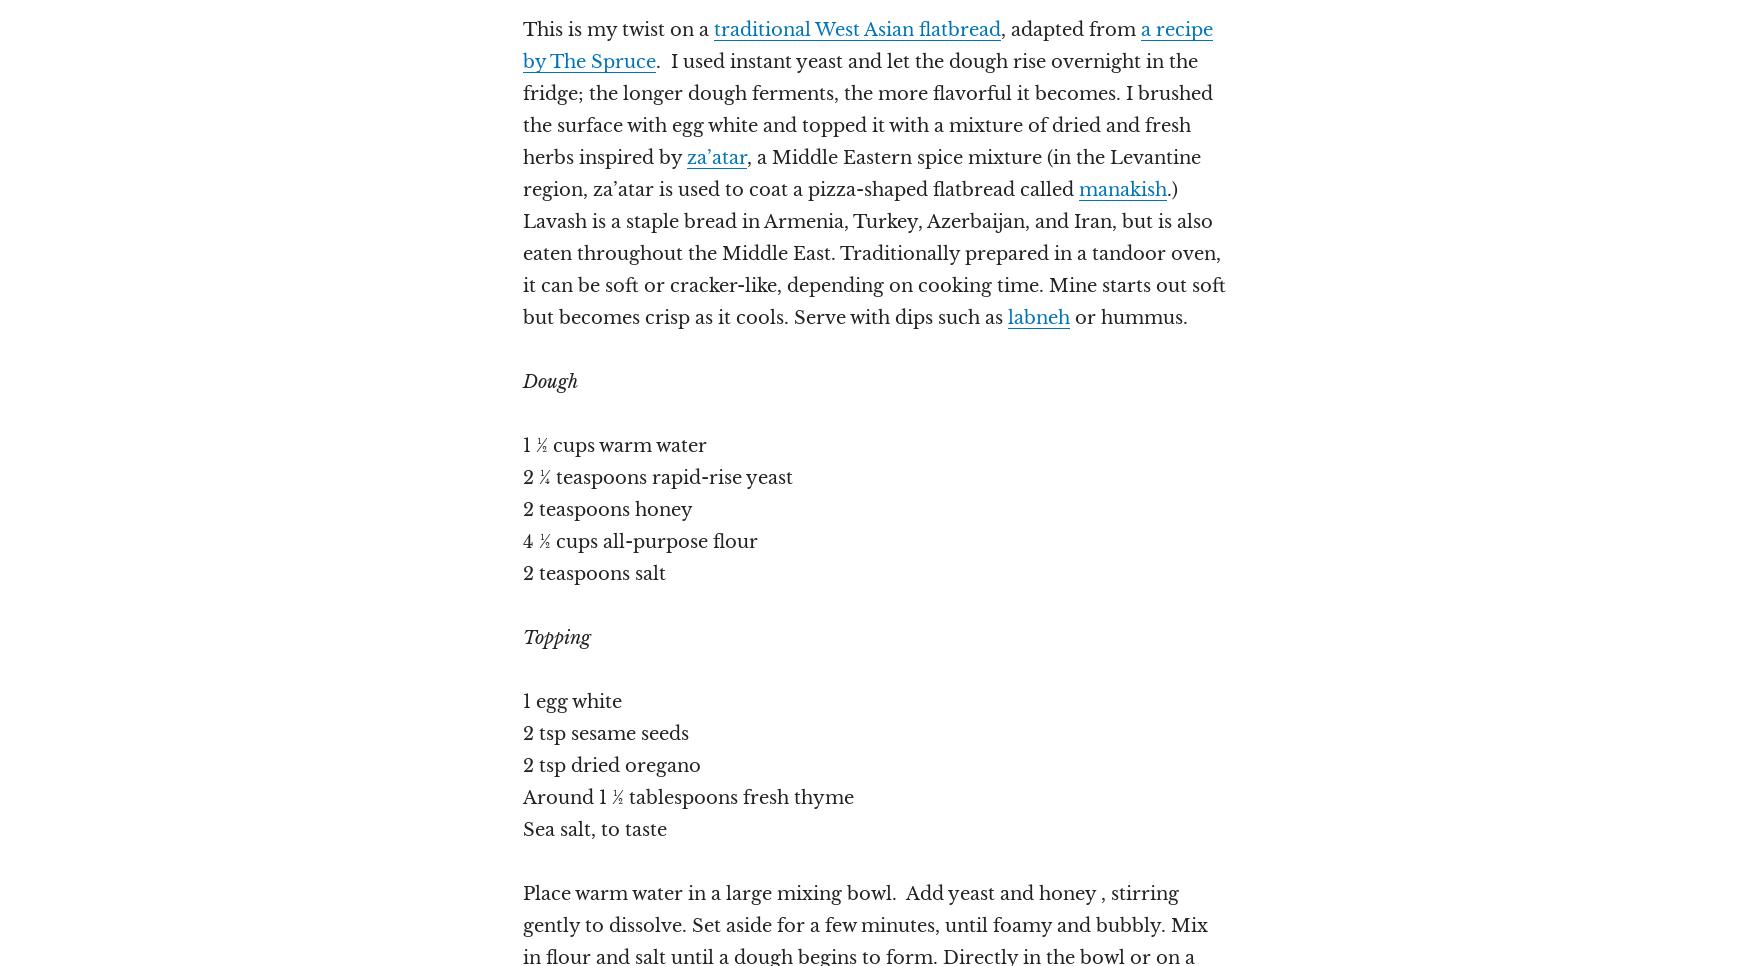 This screenshot has height=966, width=1750. Describe the element at coordinates (862, 172) in the screenshot. I see `', a Middle Eastern spice mixture (in the Levantine region, za’atar is used to coat a pizza-shaped flatbread called'` at that location.